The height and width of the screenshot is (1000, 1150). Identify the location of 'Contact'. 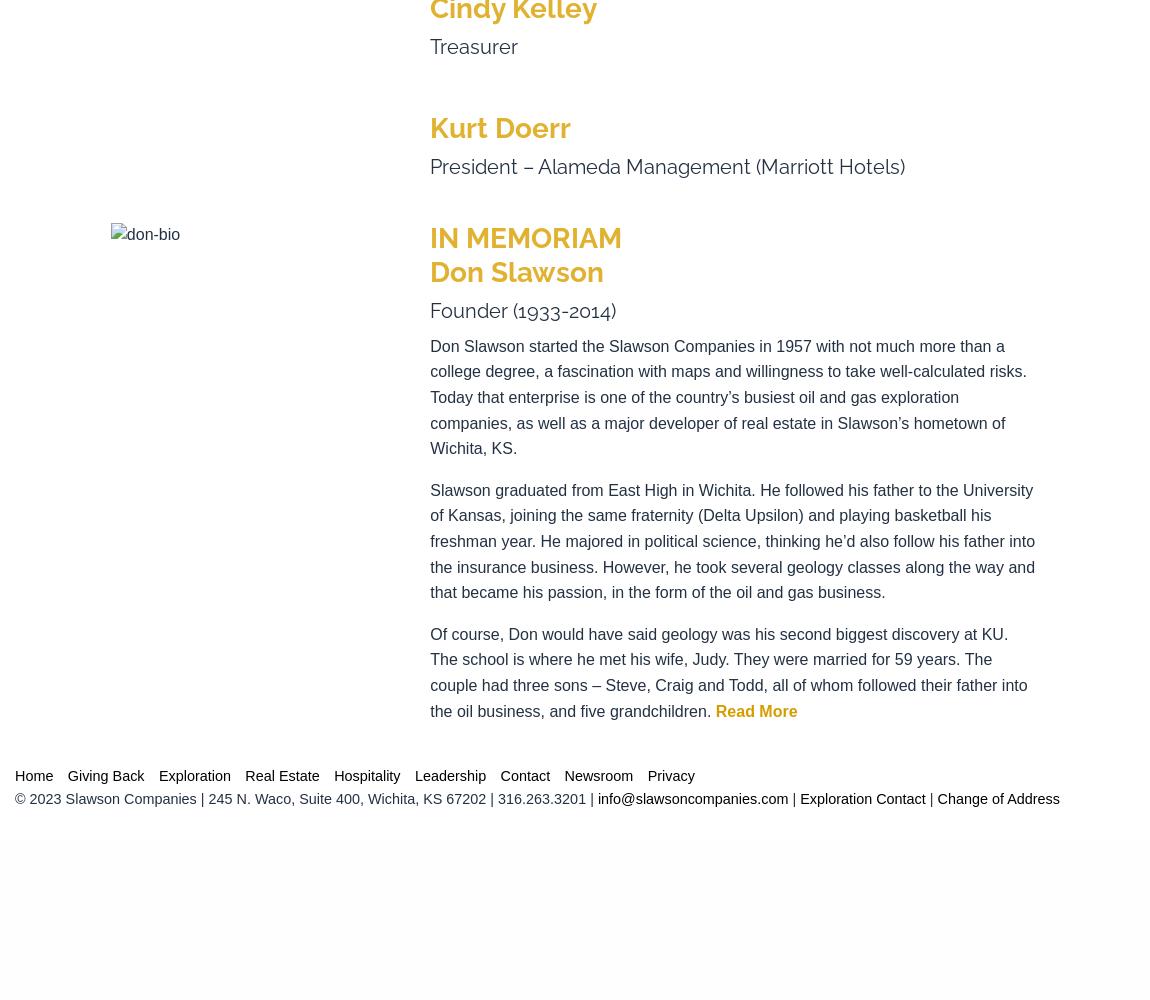
(500, 775).